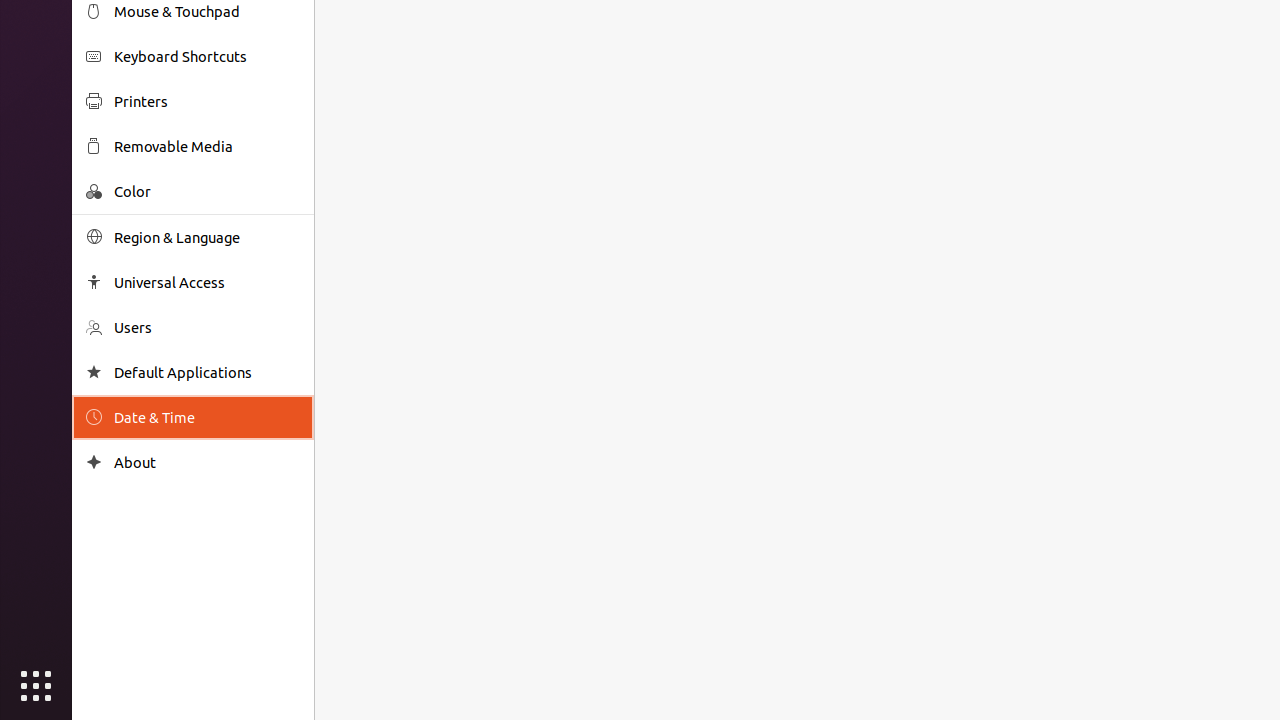 This screenshot has width=1280, height=720. Describe the element at coordinates (206, 55) in the screenshot. I see `'Keyboard Shortcuts'` at that location.